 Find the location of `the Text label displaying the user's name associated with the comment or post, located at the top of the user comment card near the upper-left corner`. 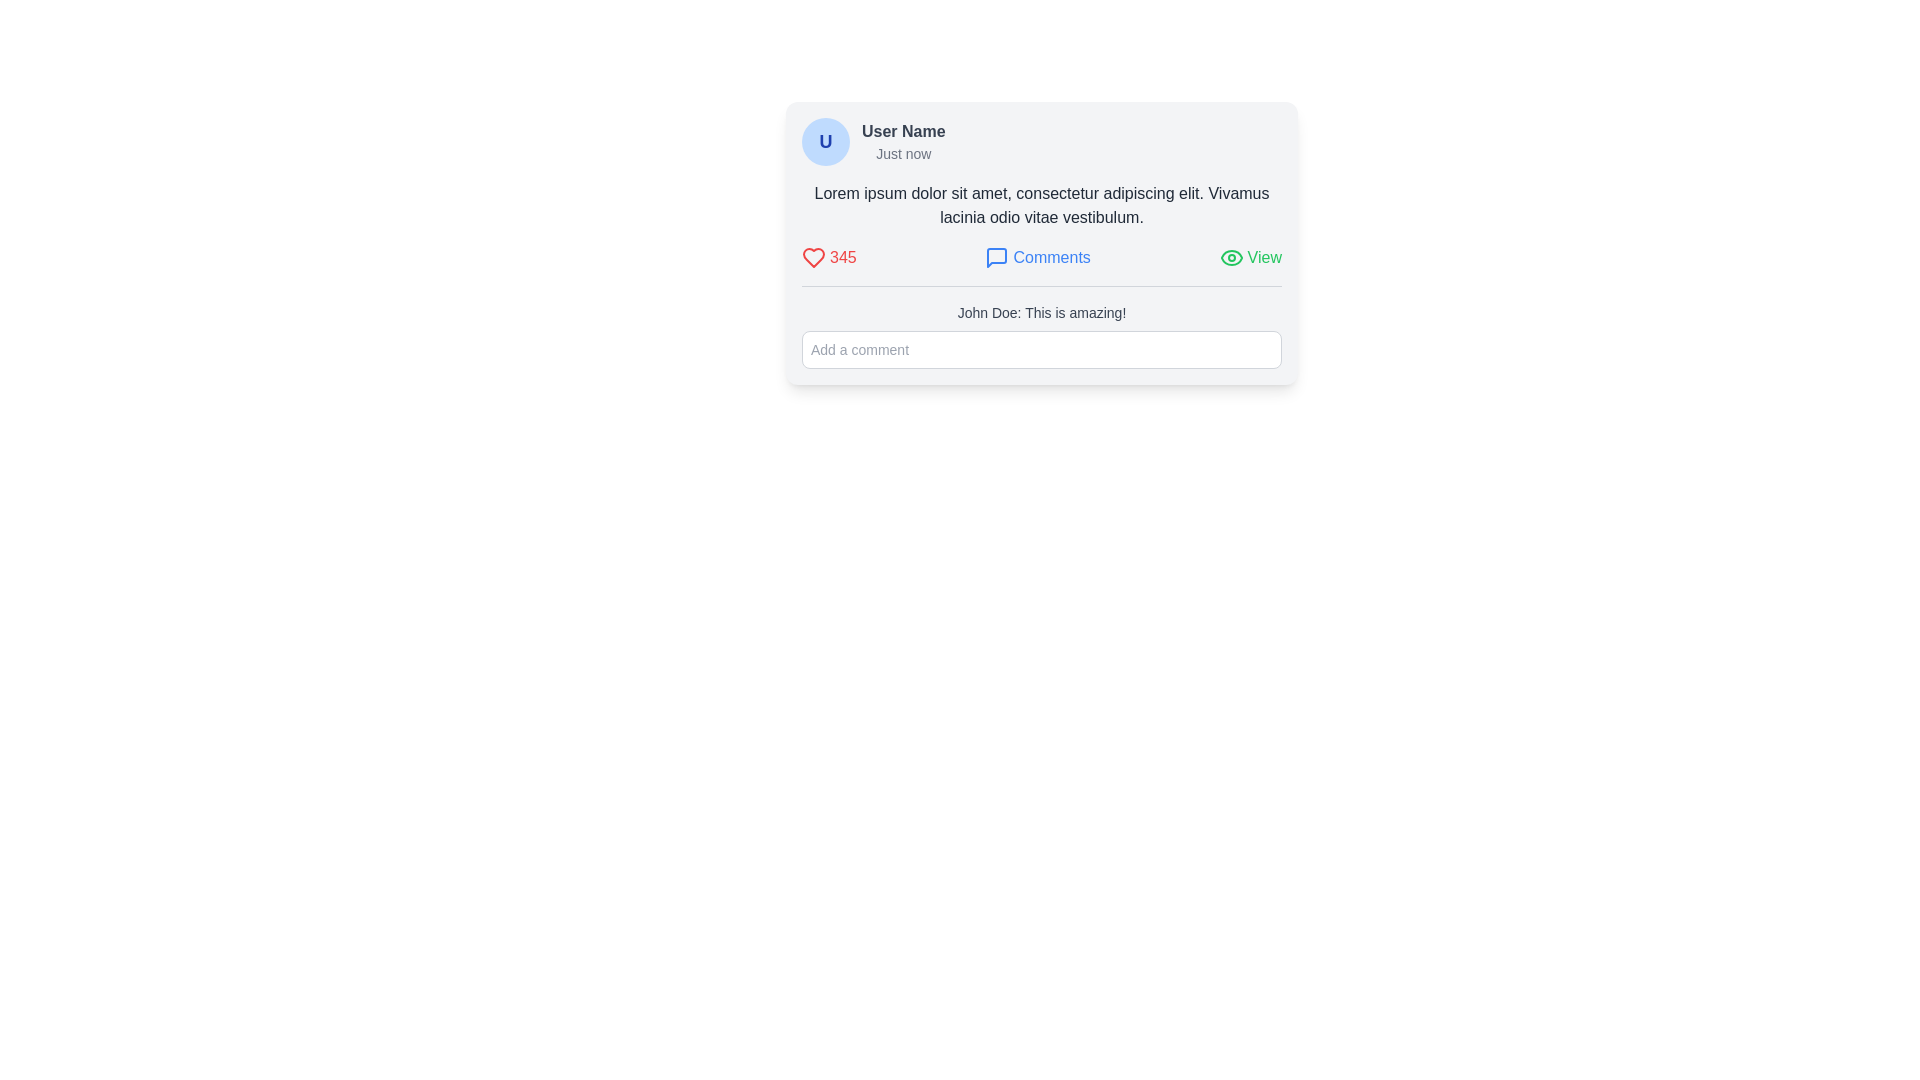

the Text label displaying the user's name associated with the comment or post, located at the top of the user comment card near the upper-left corner is located at coordinates (902, 131).